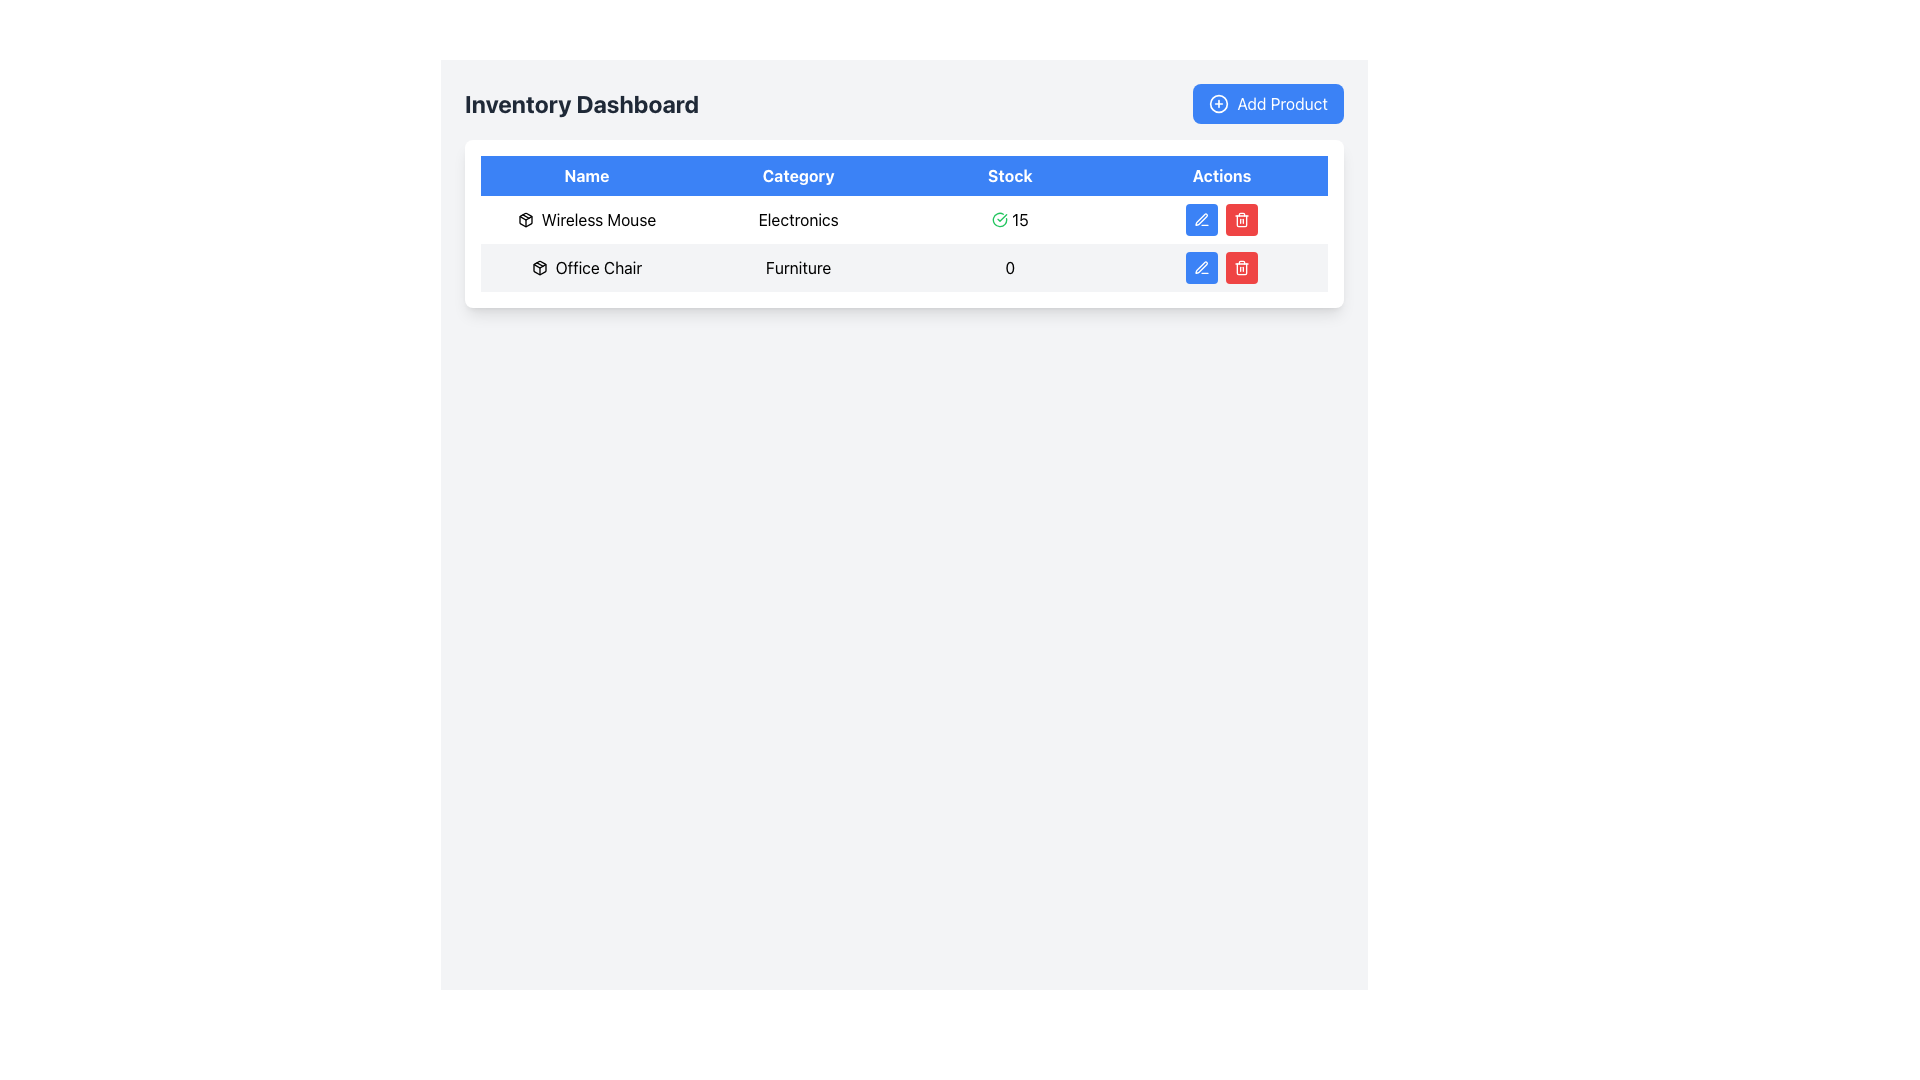  What do you see at coordinates (1020, 219) in the screenshot?
I see `the number 15 displayed in the stock label within the Stock column of the first row of the Inventory Dashboard` at bounding box center [1020, 219].